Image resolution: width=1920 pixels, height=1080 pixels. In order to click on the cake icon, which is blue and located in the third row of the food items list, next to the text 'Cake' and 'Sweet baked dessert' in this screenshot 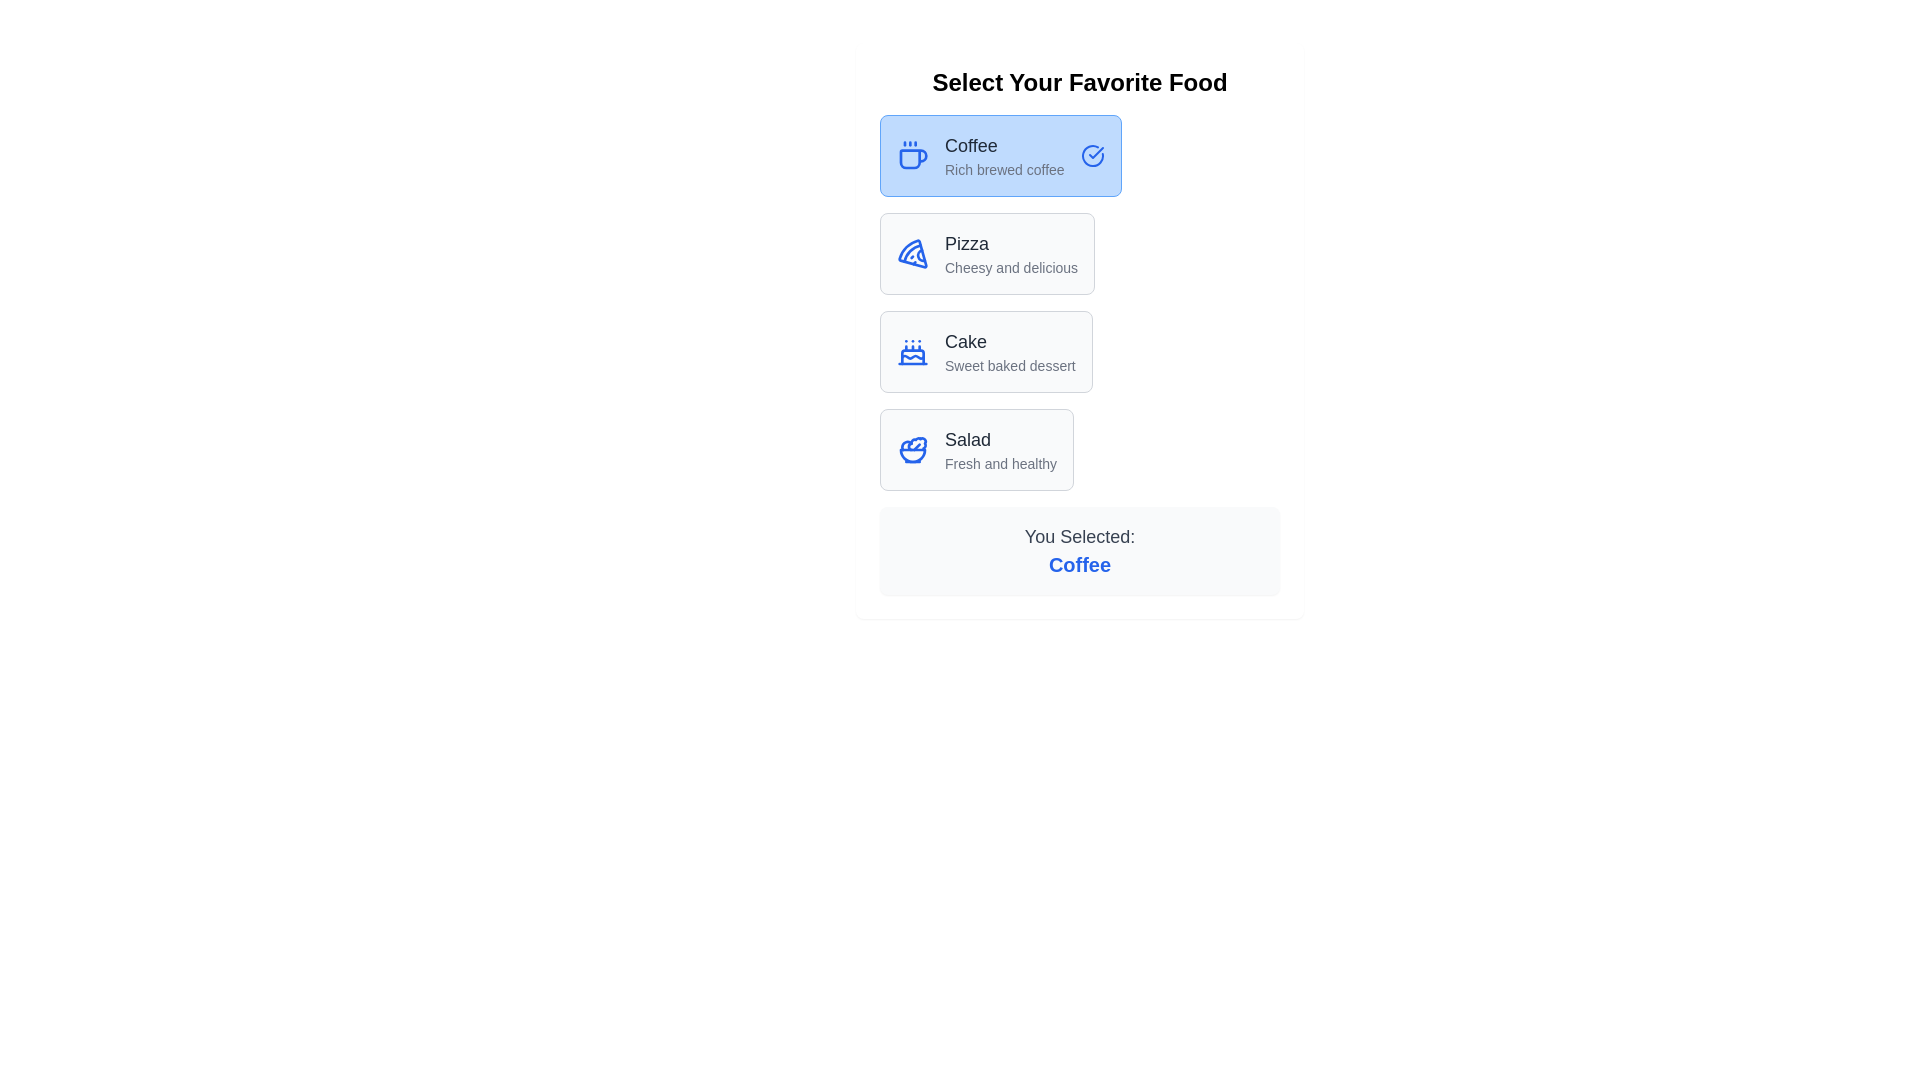, I will do `click(911, 350)`.